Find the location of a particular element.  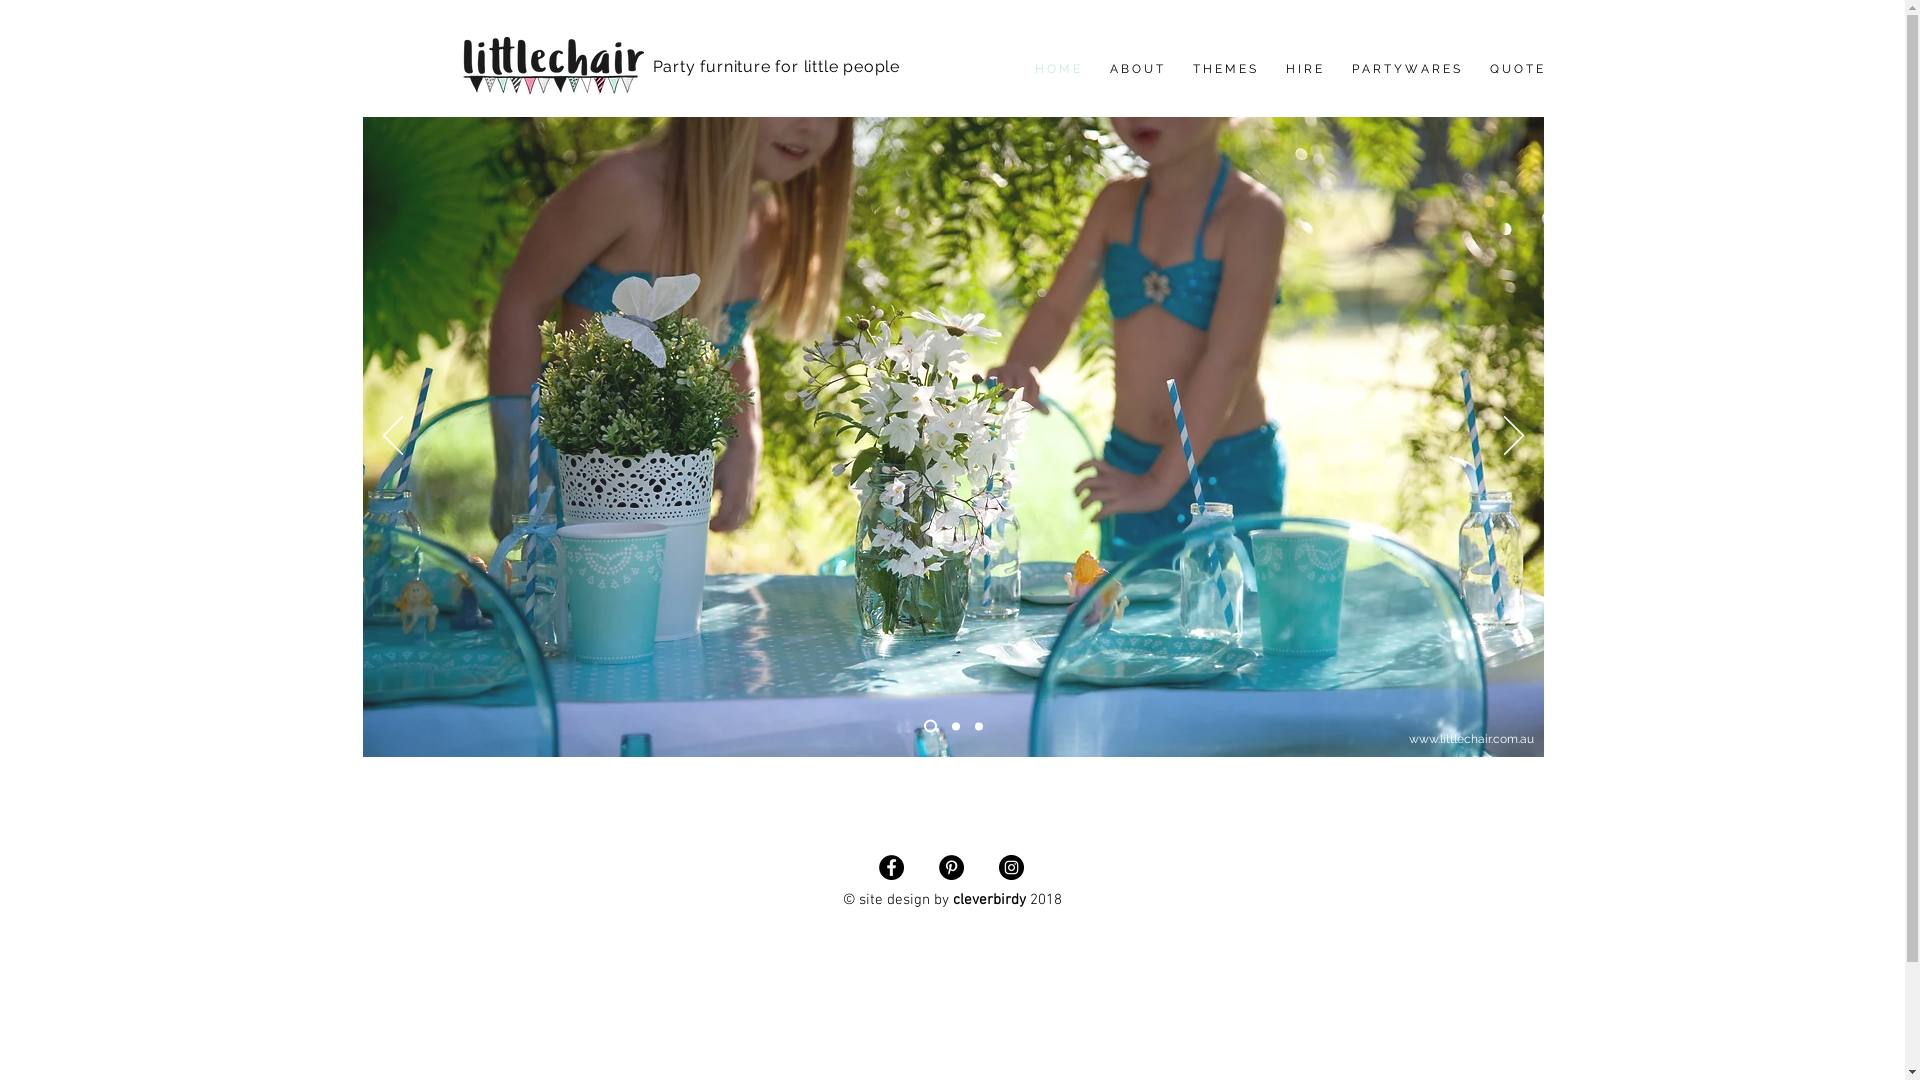

'H O M E' is located at coordinates (1056, 68).